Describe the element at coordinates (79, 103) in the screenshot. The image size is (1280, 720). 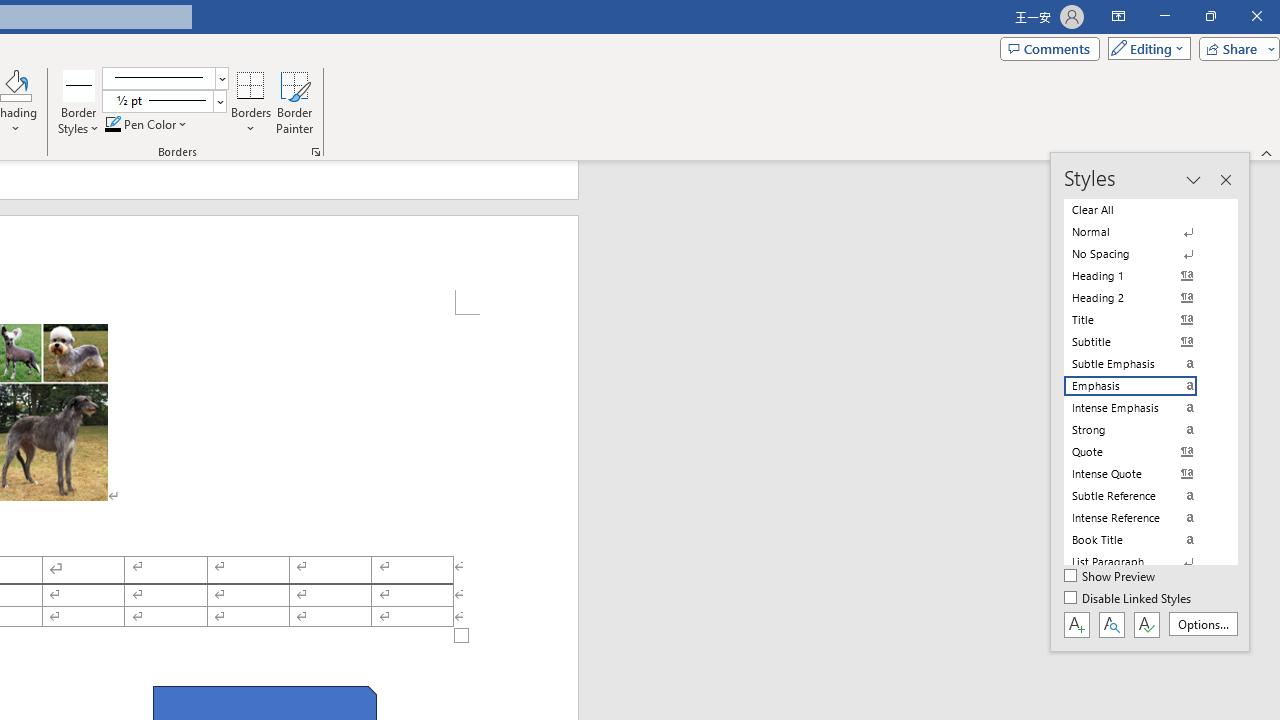
I see `'Border Styles'` at that location.